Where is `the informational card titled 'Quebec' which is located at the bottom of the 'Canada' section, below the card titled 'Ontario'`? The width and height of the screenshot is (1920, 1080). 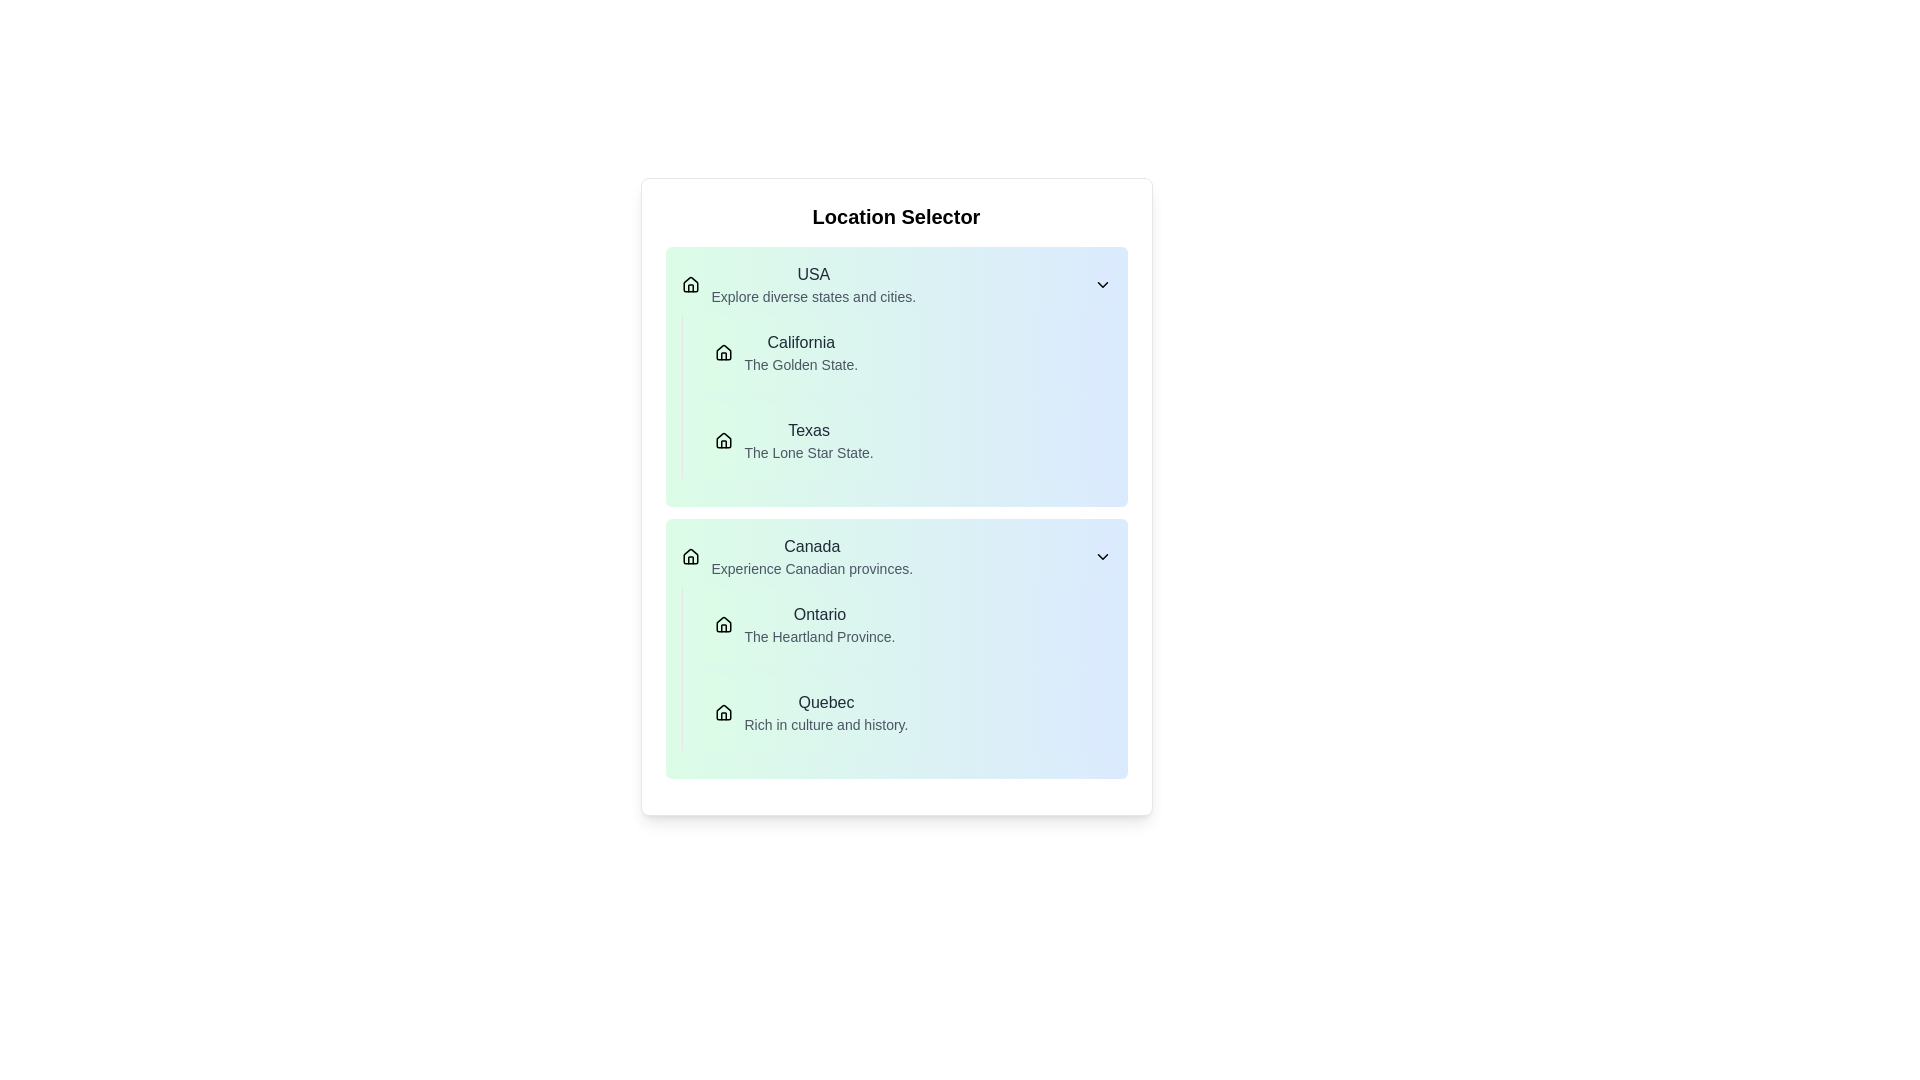
the informational card titled 'Quebec' which is located at the bottom of the 'Canada' section, below the card titled 'Ontario' is located at coordinates (904, 712).